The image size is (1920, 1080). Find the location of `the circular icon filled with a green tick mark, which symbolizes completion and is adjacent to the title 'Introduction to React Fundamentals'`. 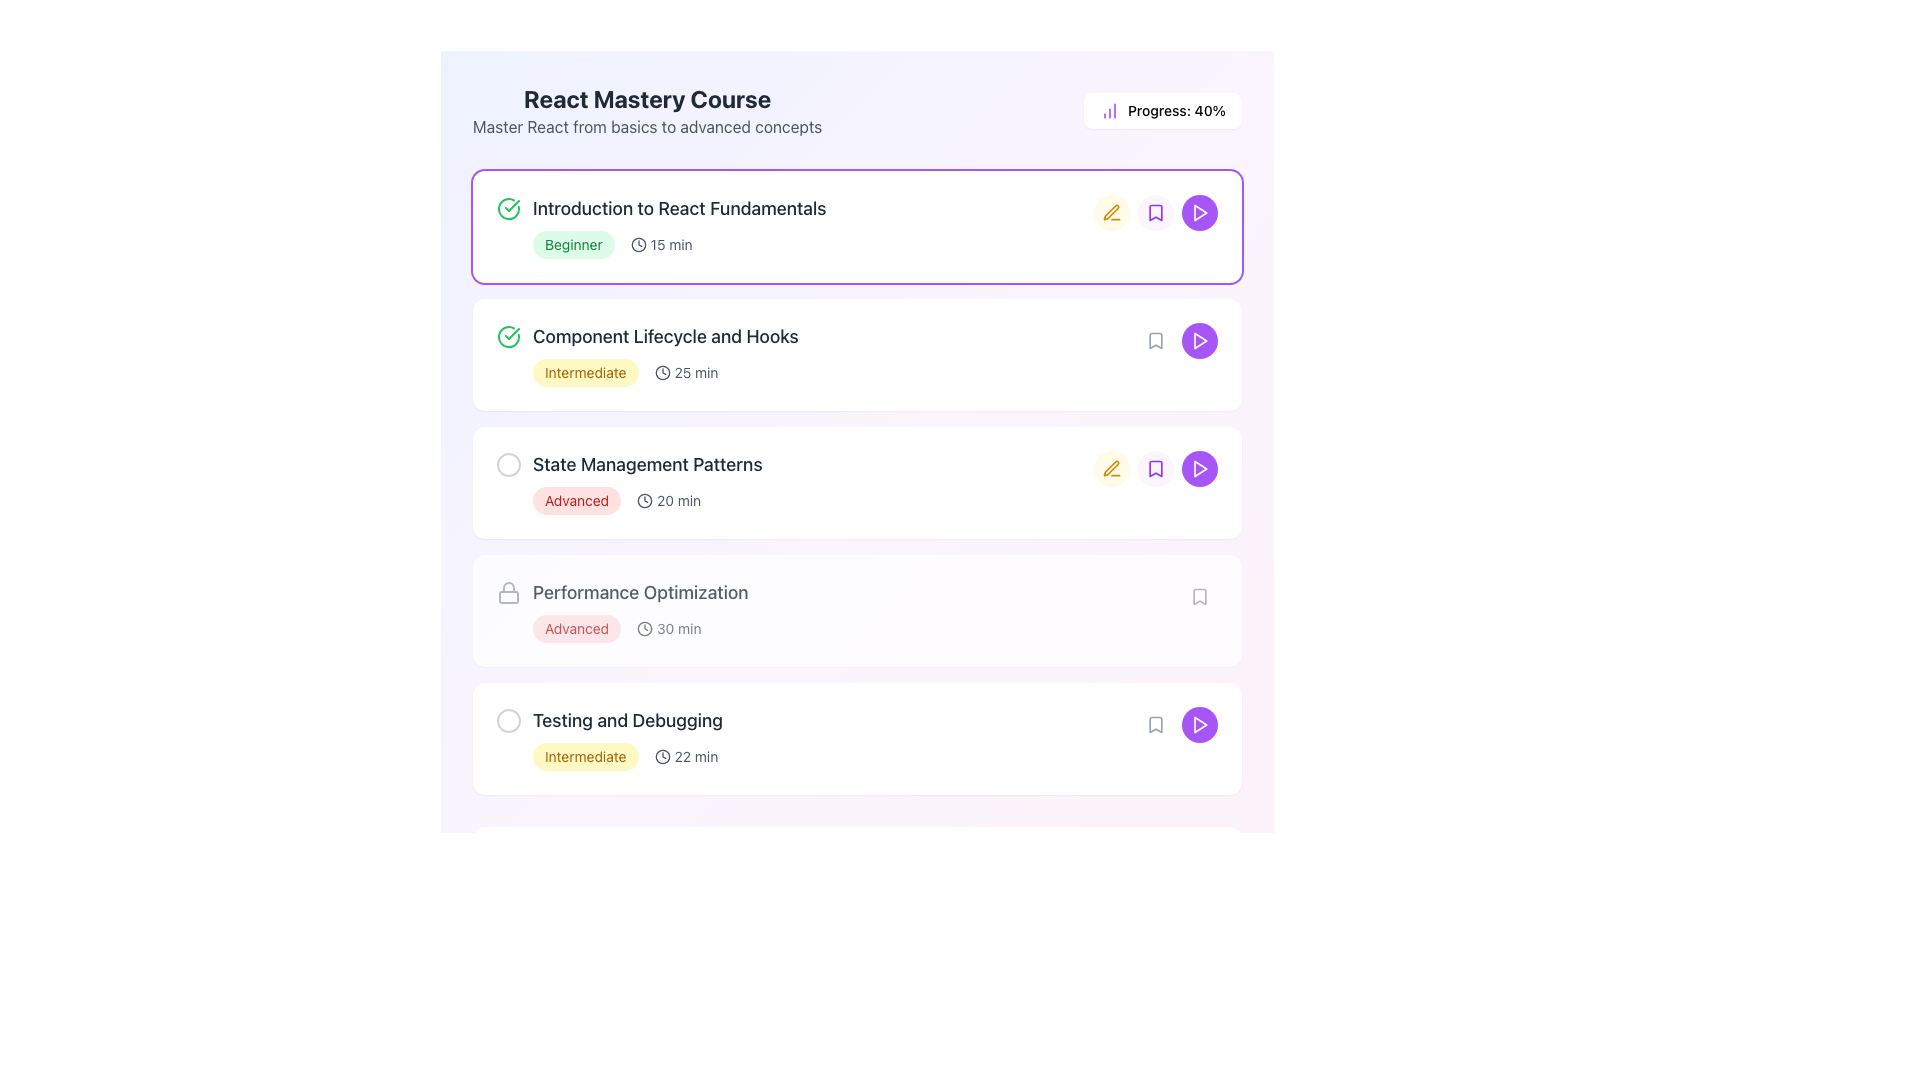

the circular icon filled with a green tick mark, which symbolizes completion and is adjacent to the title 'Introduction to React Fundamentals' is located at coordinates (508, 335).